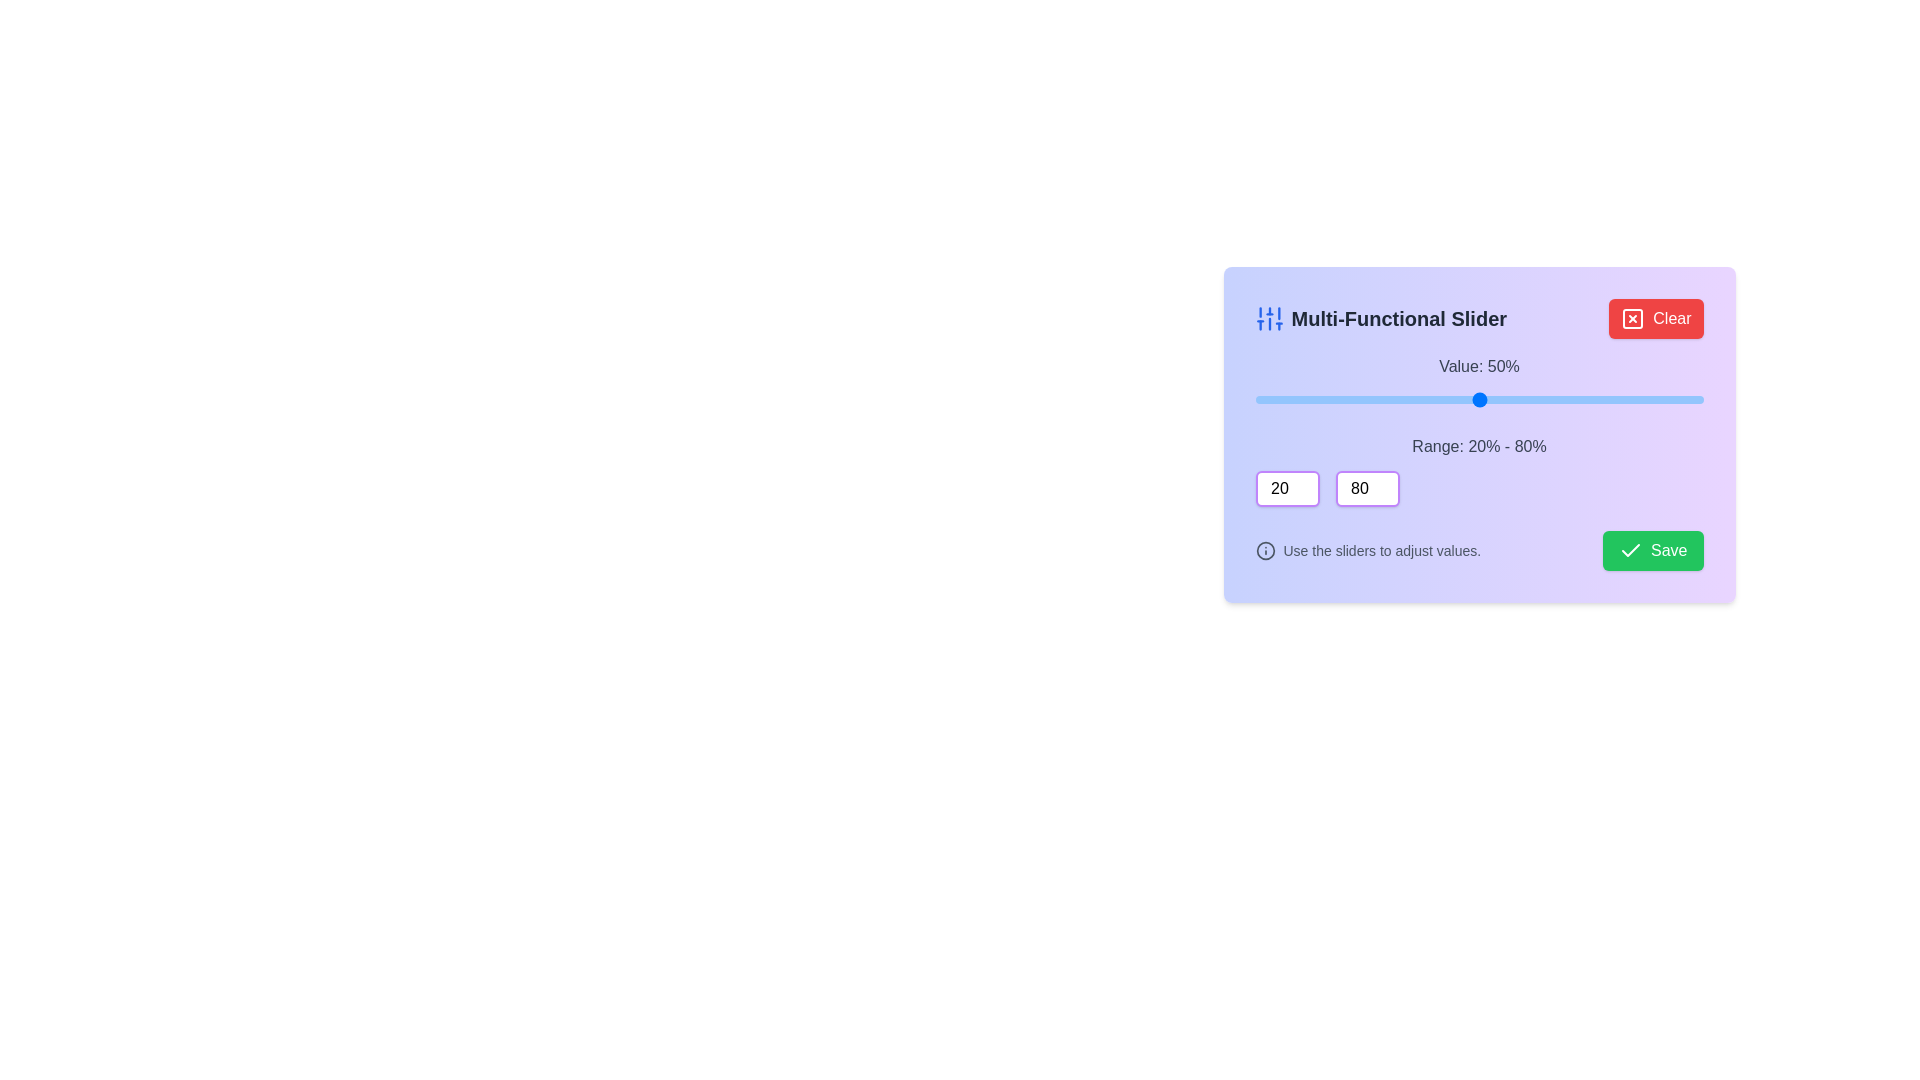 This screenshot has width=1920, height=1080. What do you see at coordinates (1396, 400) in the screenshot?
I see `the slider value` at bounding box center [1396, 400].